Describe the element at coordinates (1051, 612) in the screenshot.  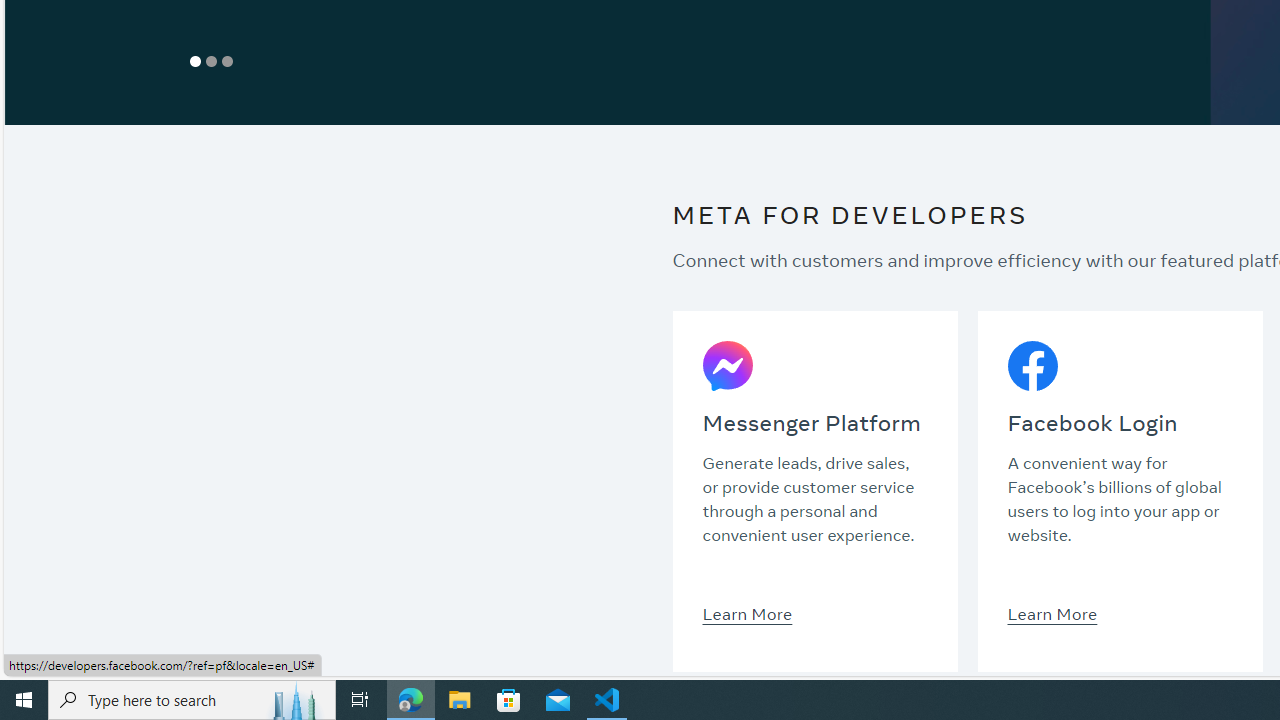
I see `'Learn More'` at that location.